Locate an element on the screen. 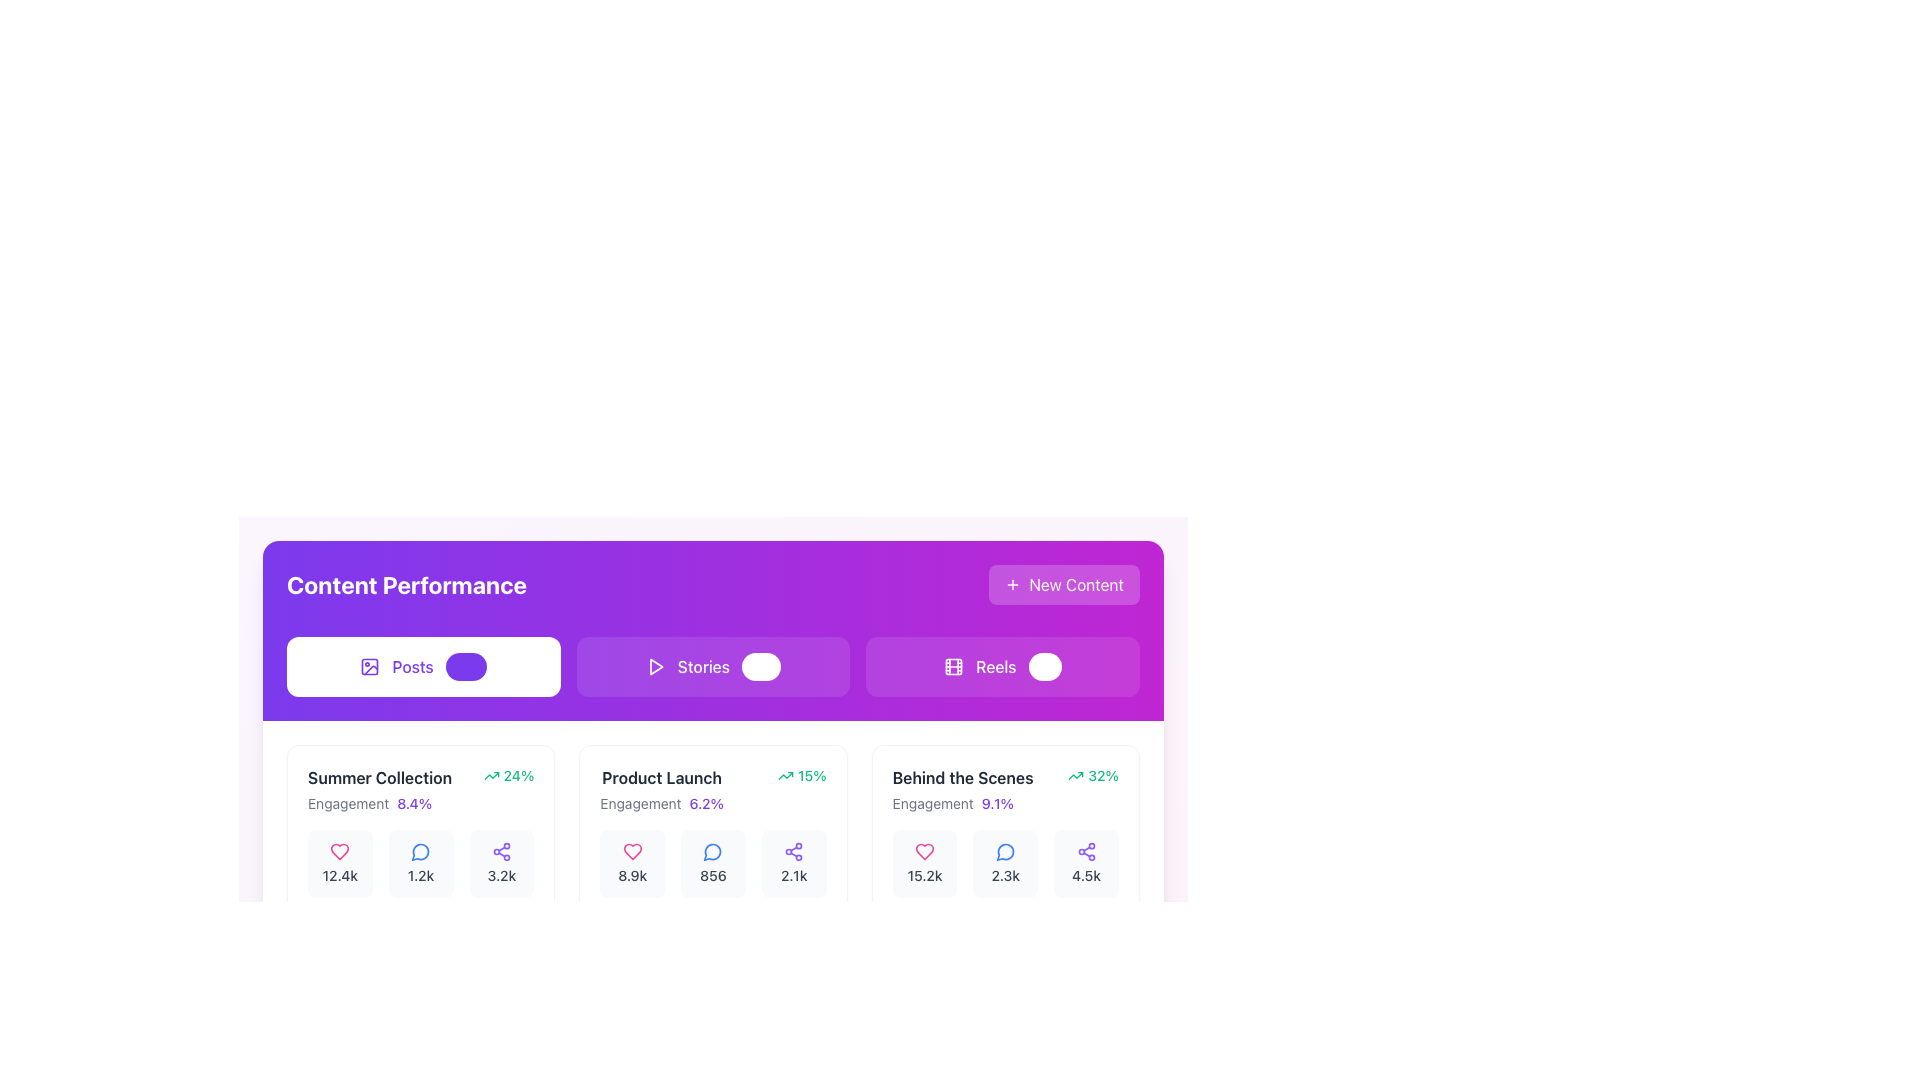 This screenshot has width=1920, height=1080. the context represented by the upward trending arrow SVG icon located immediately to the left of the '15%' text in green, part of the 'Product Launch' section is located at coordinates (785, 774).